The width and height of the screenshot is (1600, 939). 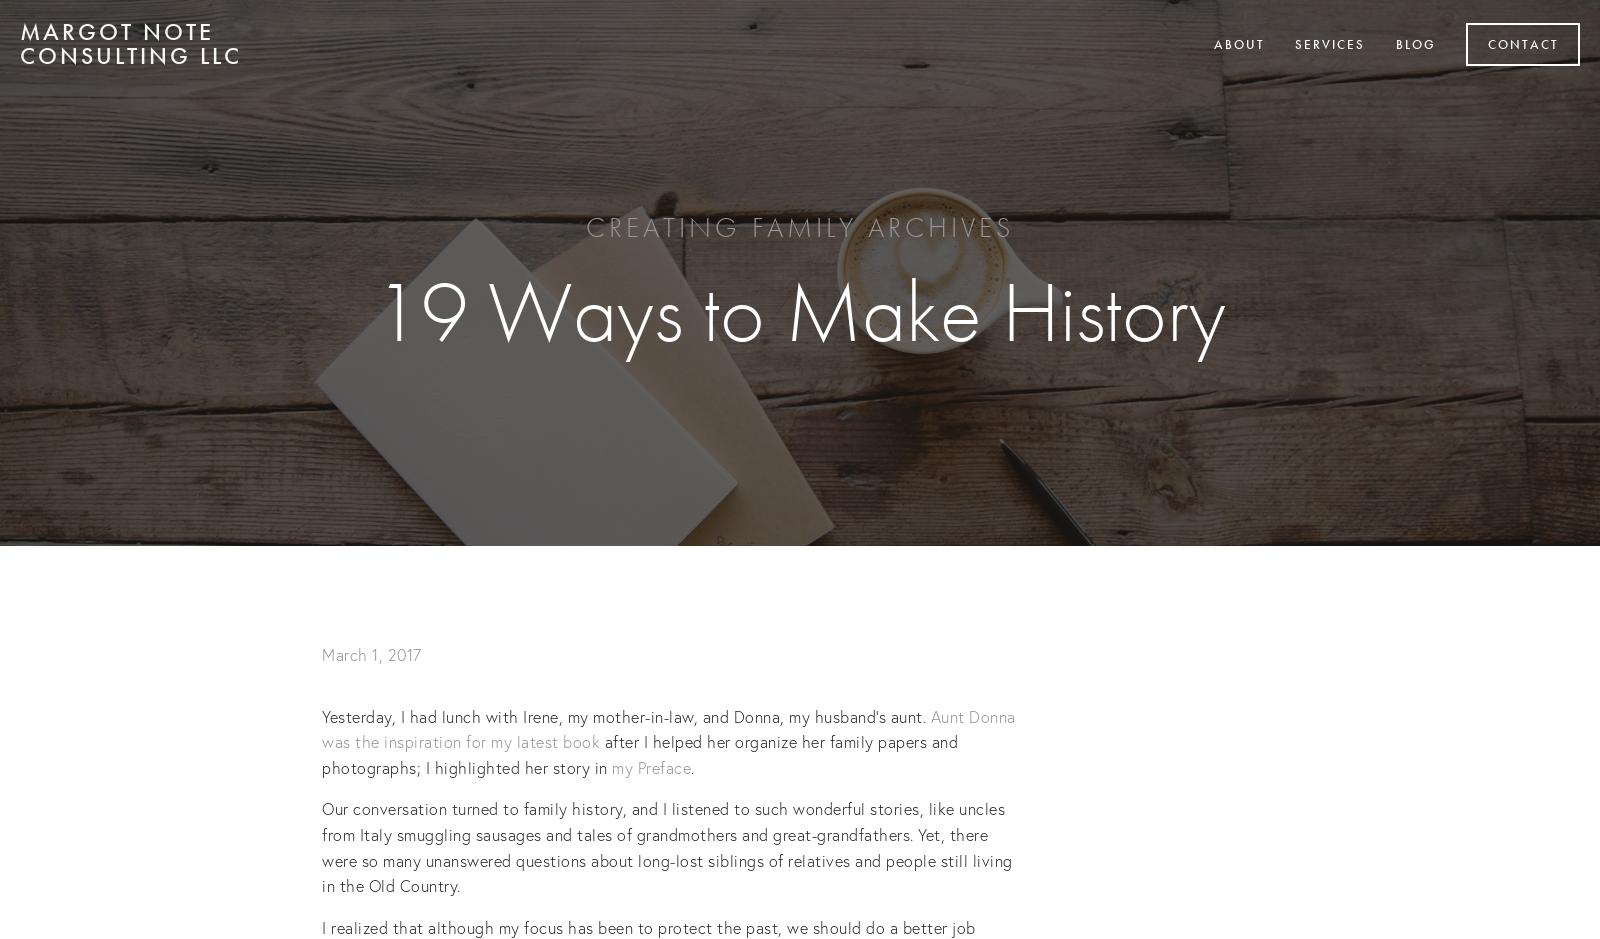 What do you see at coordinates (322, 654) in the screenshot?
I see `'March 1, 2017'` at bounding box center [322, 654].